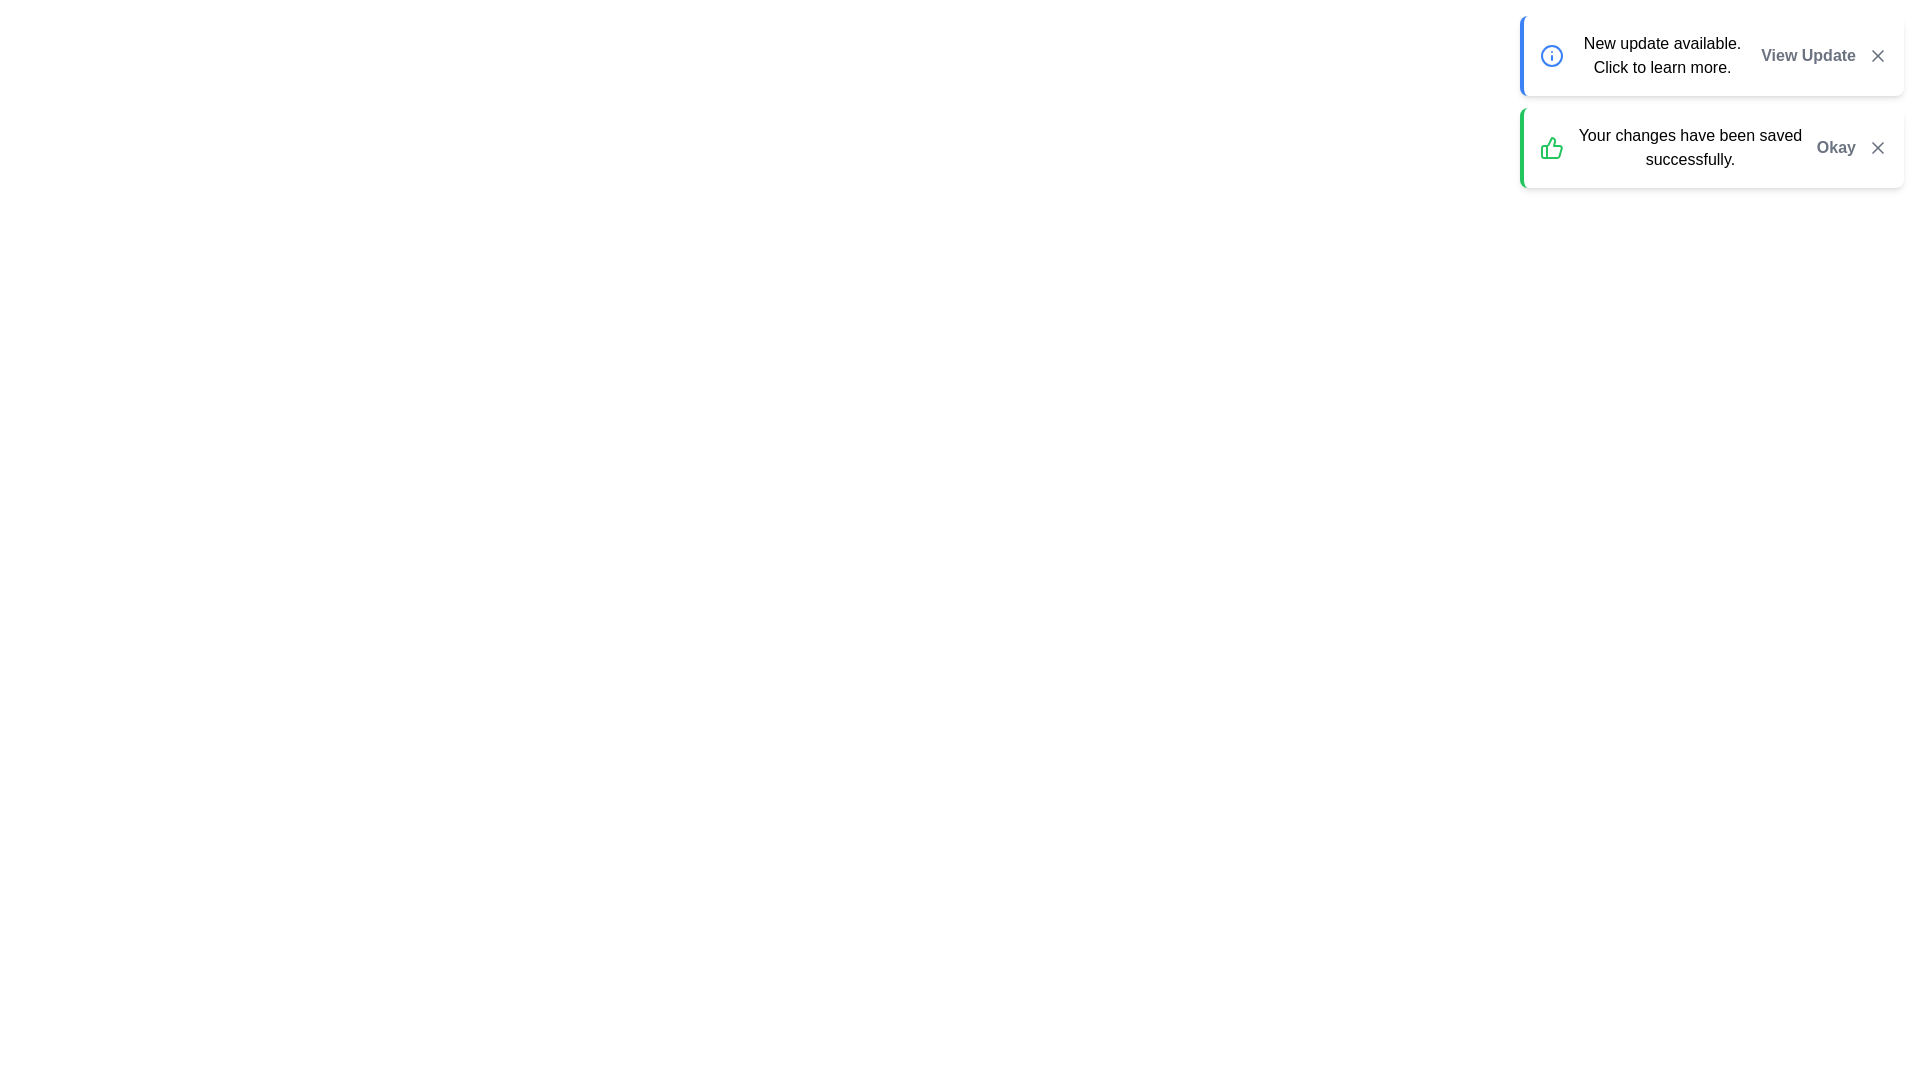 The image size is (1920, 1080). What do you see at coordinates (1876, 146) in the screenshot?
I see `the 'X' icon in the top-right corner of the notification box` at bounding box center [1876, 146].